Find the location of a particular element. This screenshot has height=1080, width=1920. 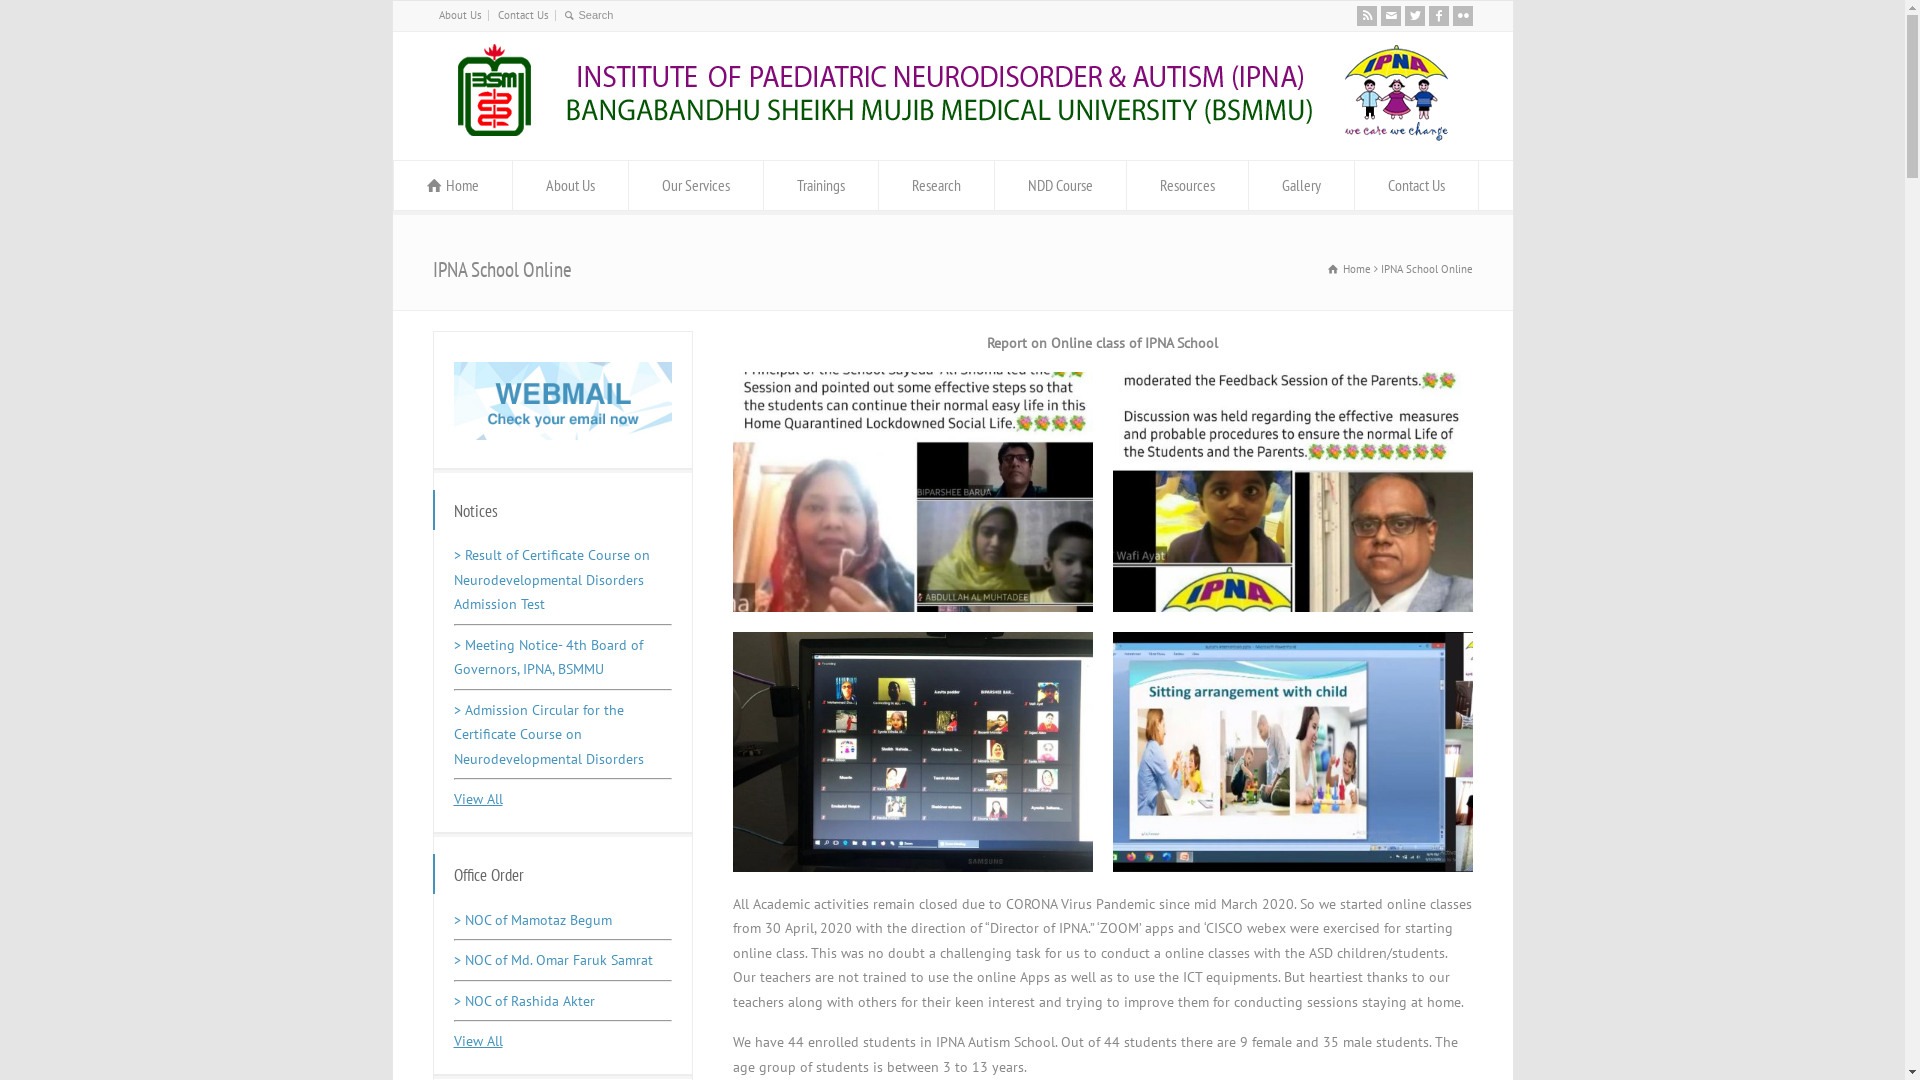

'Trainings' is located at coordinates (820, 185).